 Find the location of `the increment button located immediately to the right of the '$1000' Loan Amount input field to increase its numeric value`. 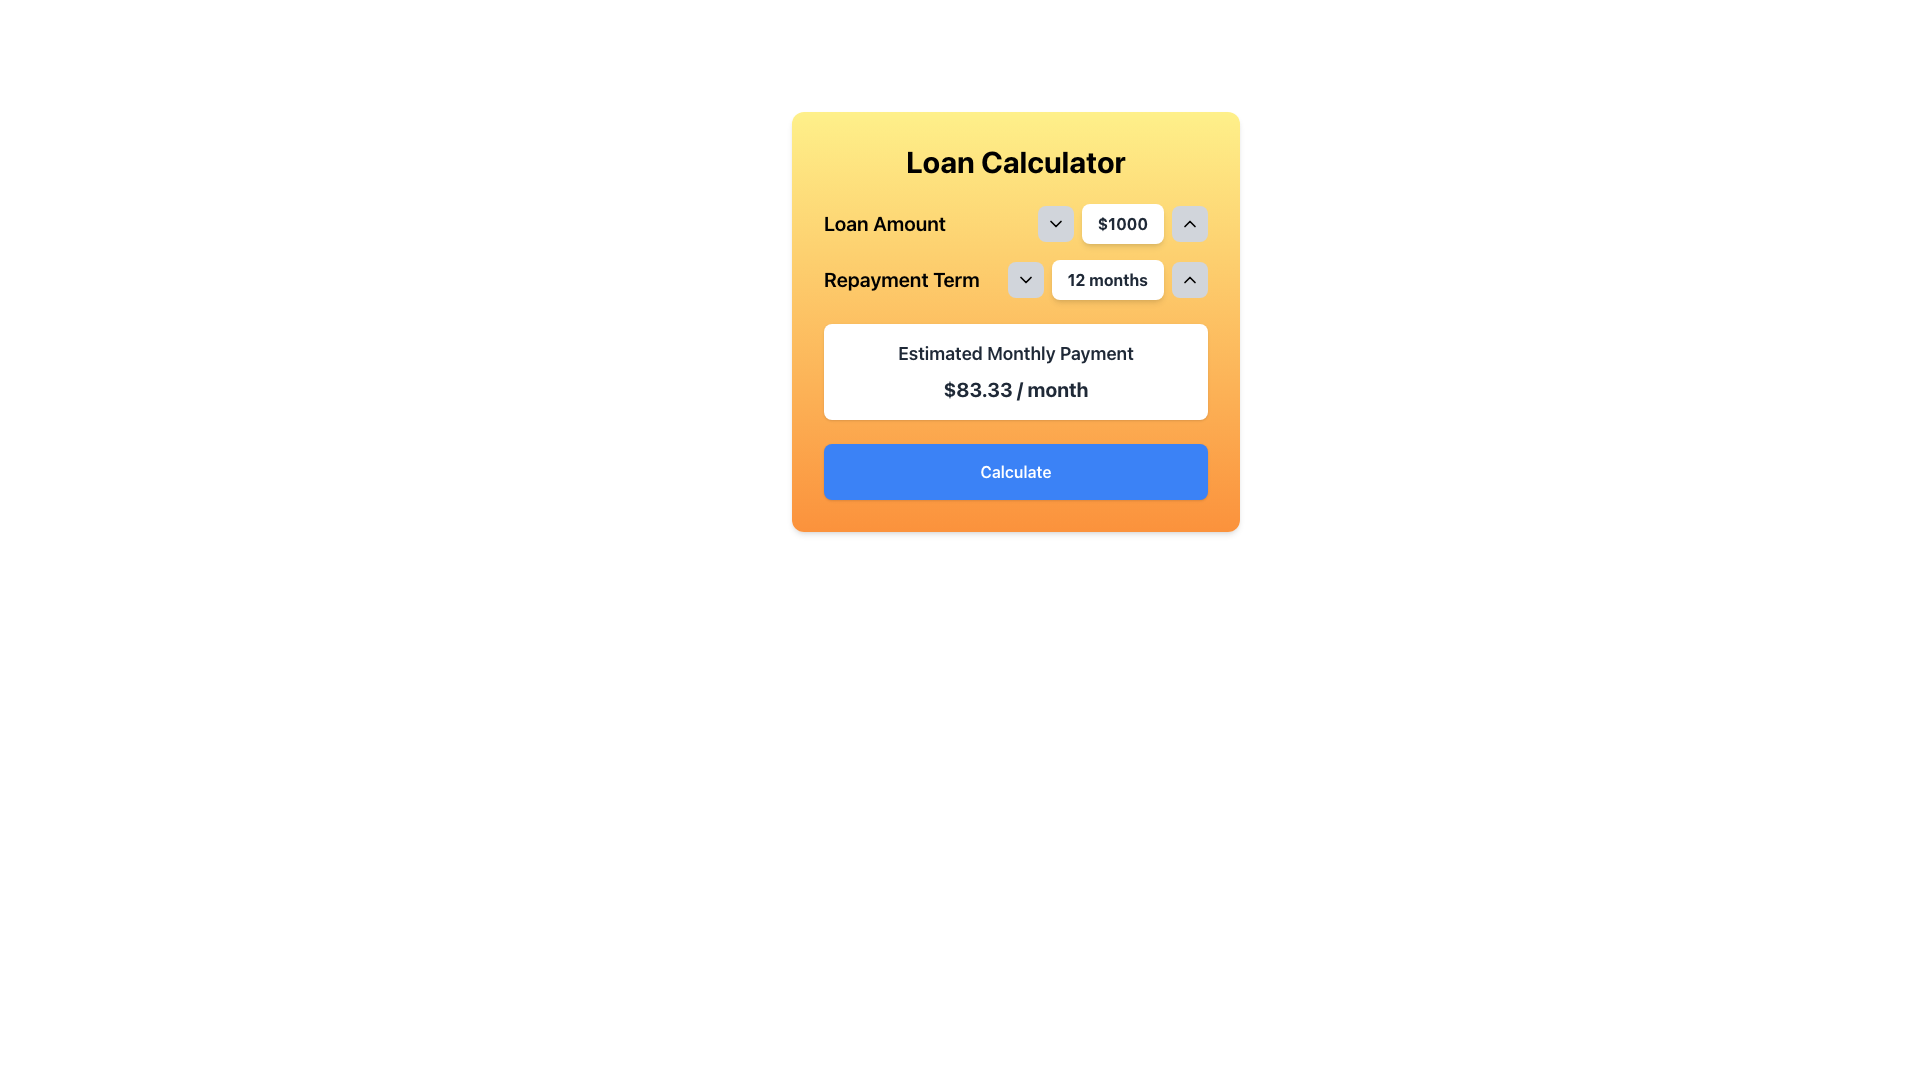

the increment button located immediately to the right of the '$1000' Loan Amount input field to increase its numeric value is located at coordinates (1190, 223).